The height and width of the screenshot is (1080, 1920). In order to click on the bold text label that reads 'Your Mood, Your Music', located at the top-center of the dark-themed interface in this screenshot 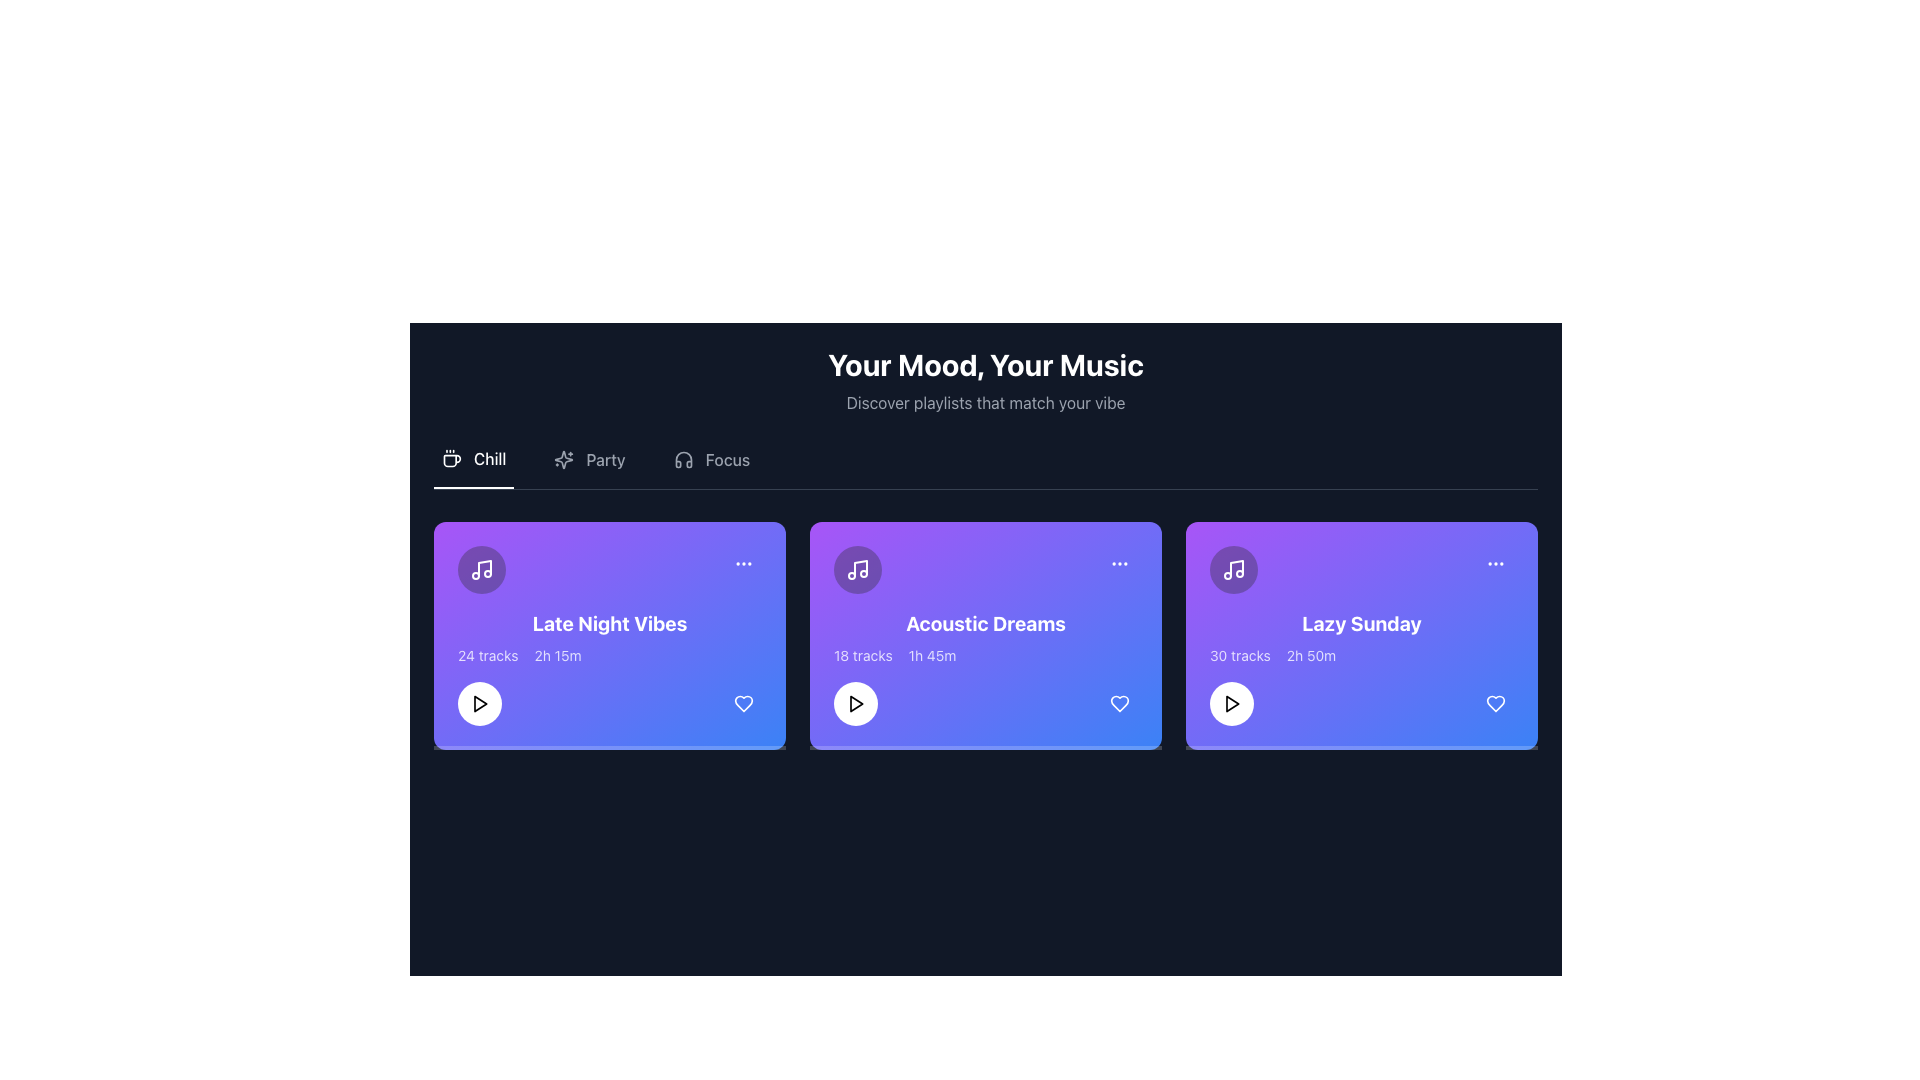, I will do `click(985, 365)`.